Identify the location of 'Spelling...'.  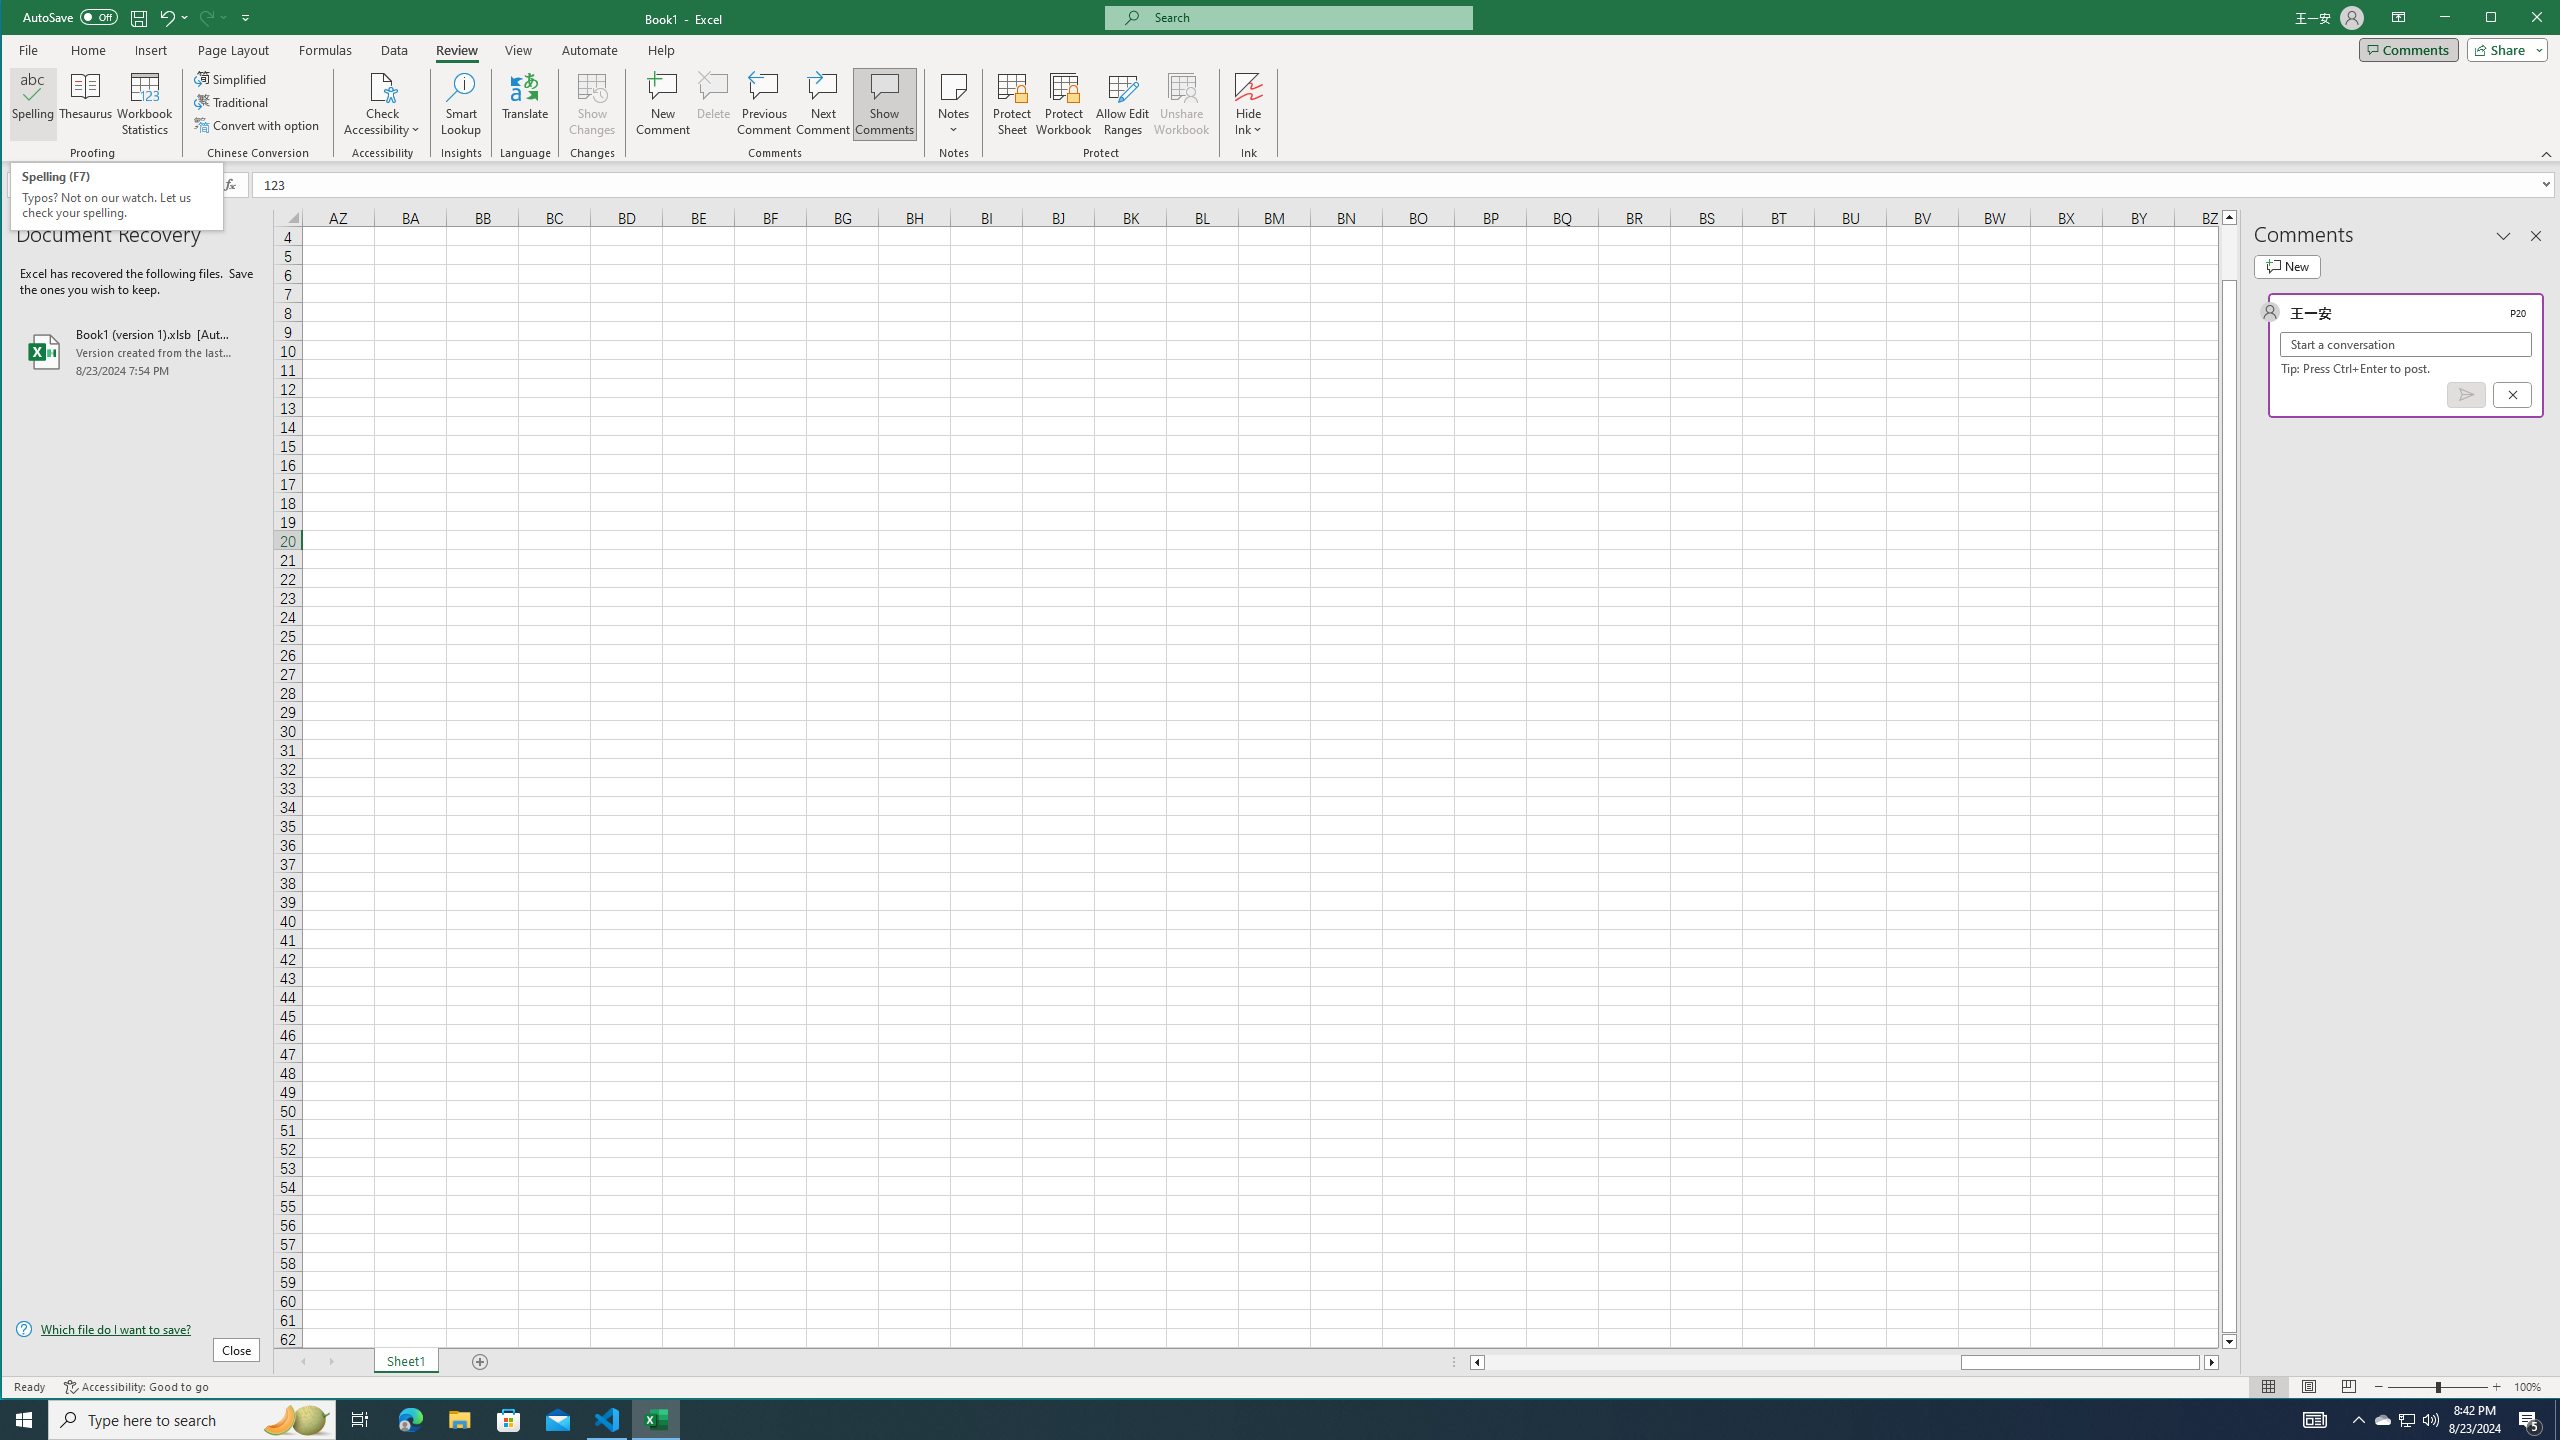
(32, 103).